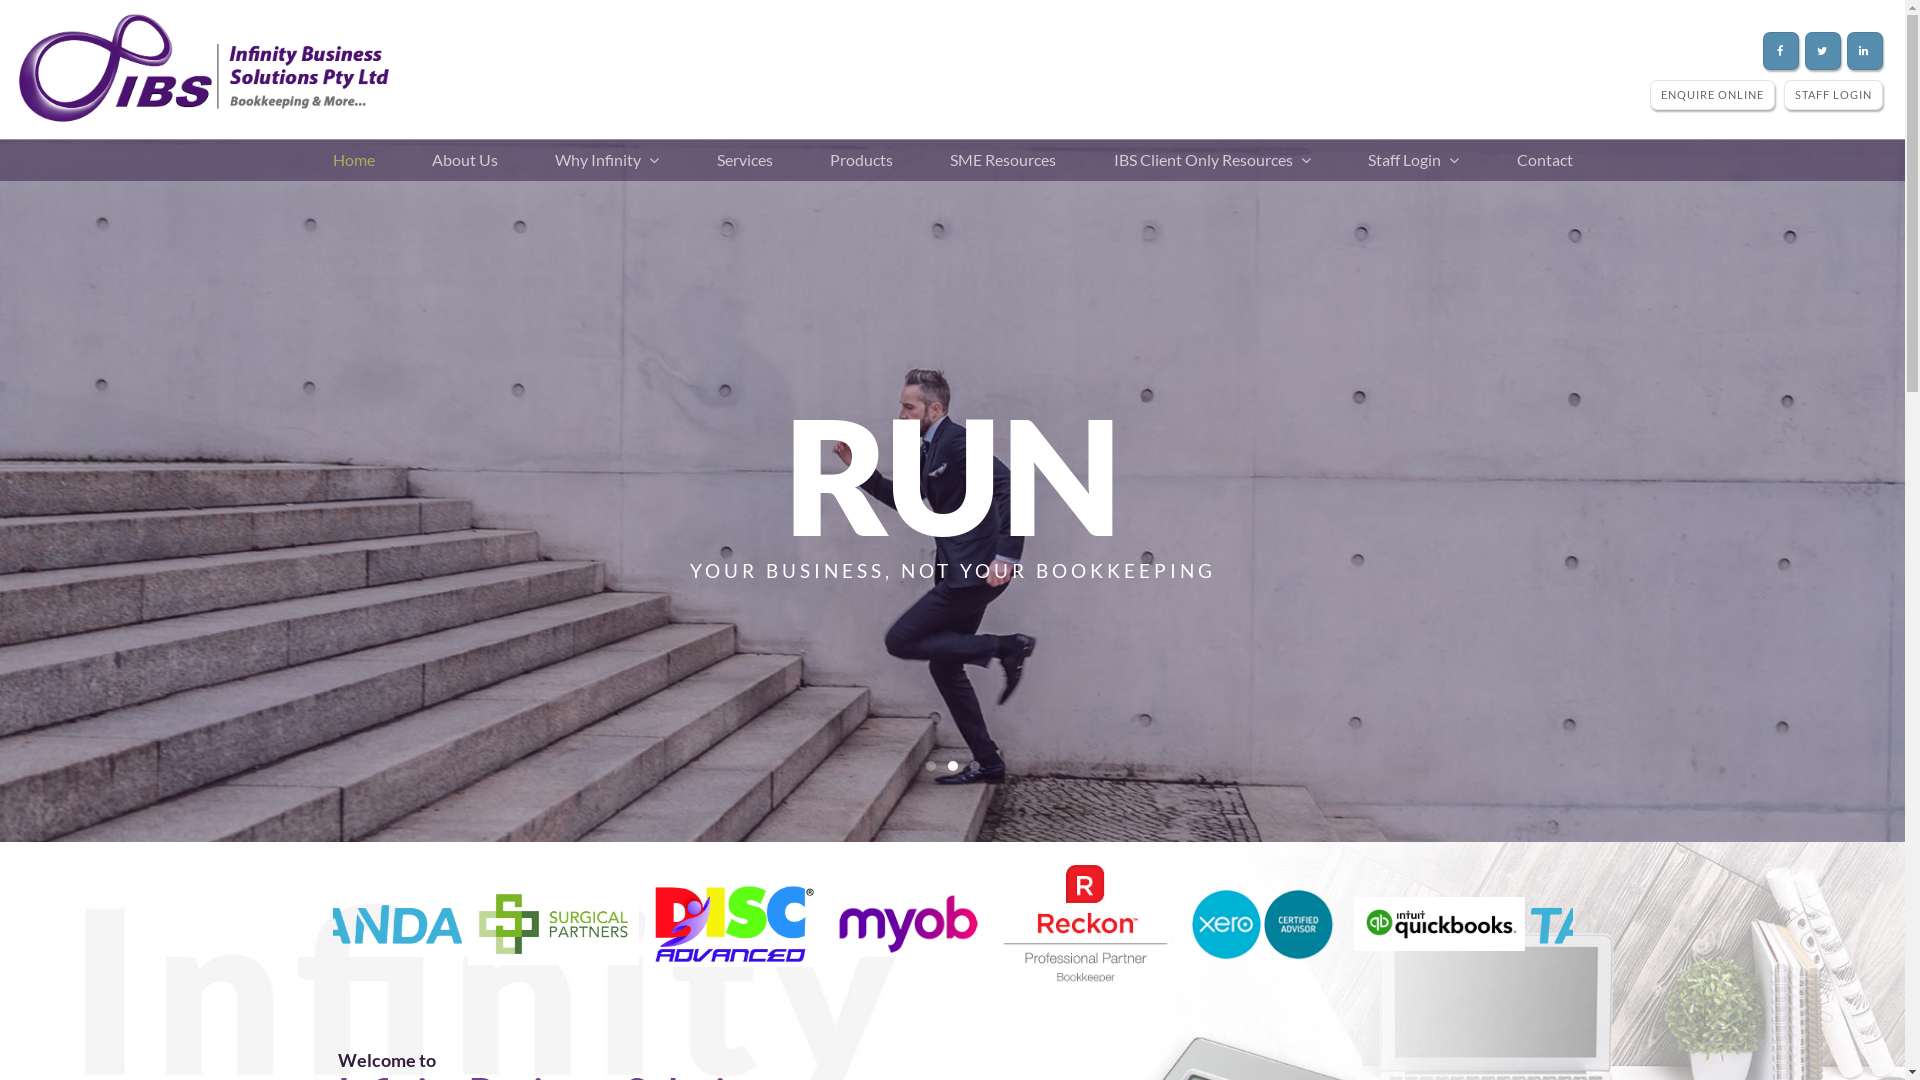 The width and height of the screenshot is (1920, 1080). What do you see at coordinates (605, 158) in the screenshot?
I see `'Why Infinity'` at bounding box center [605, 158].